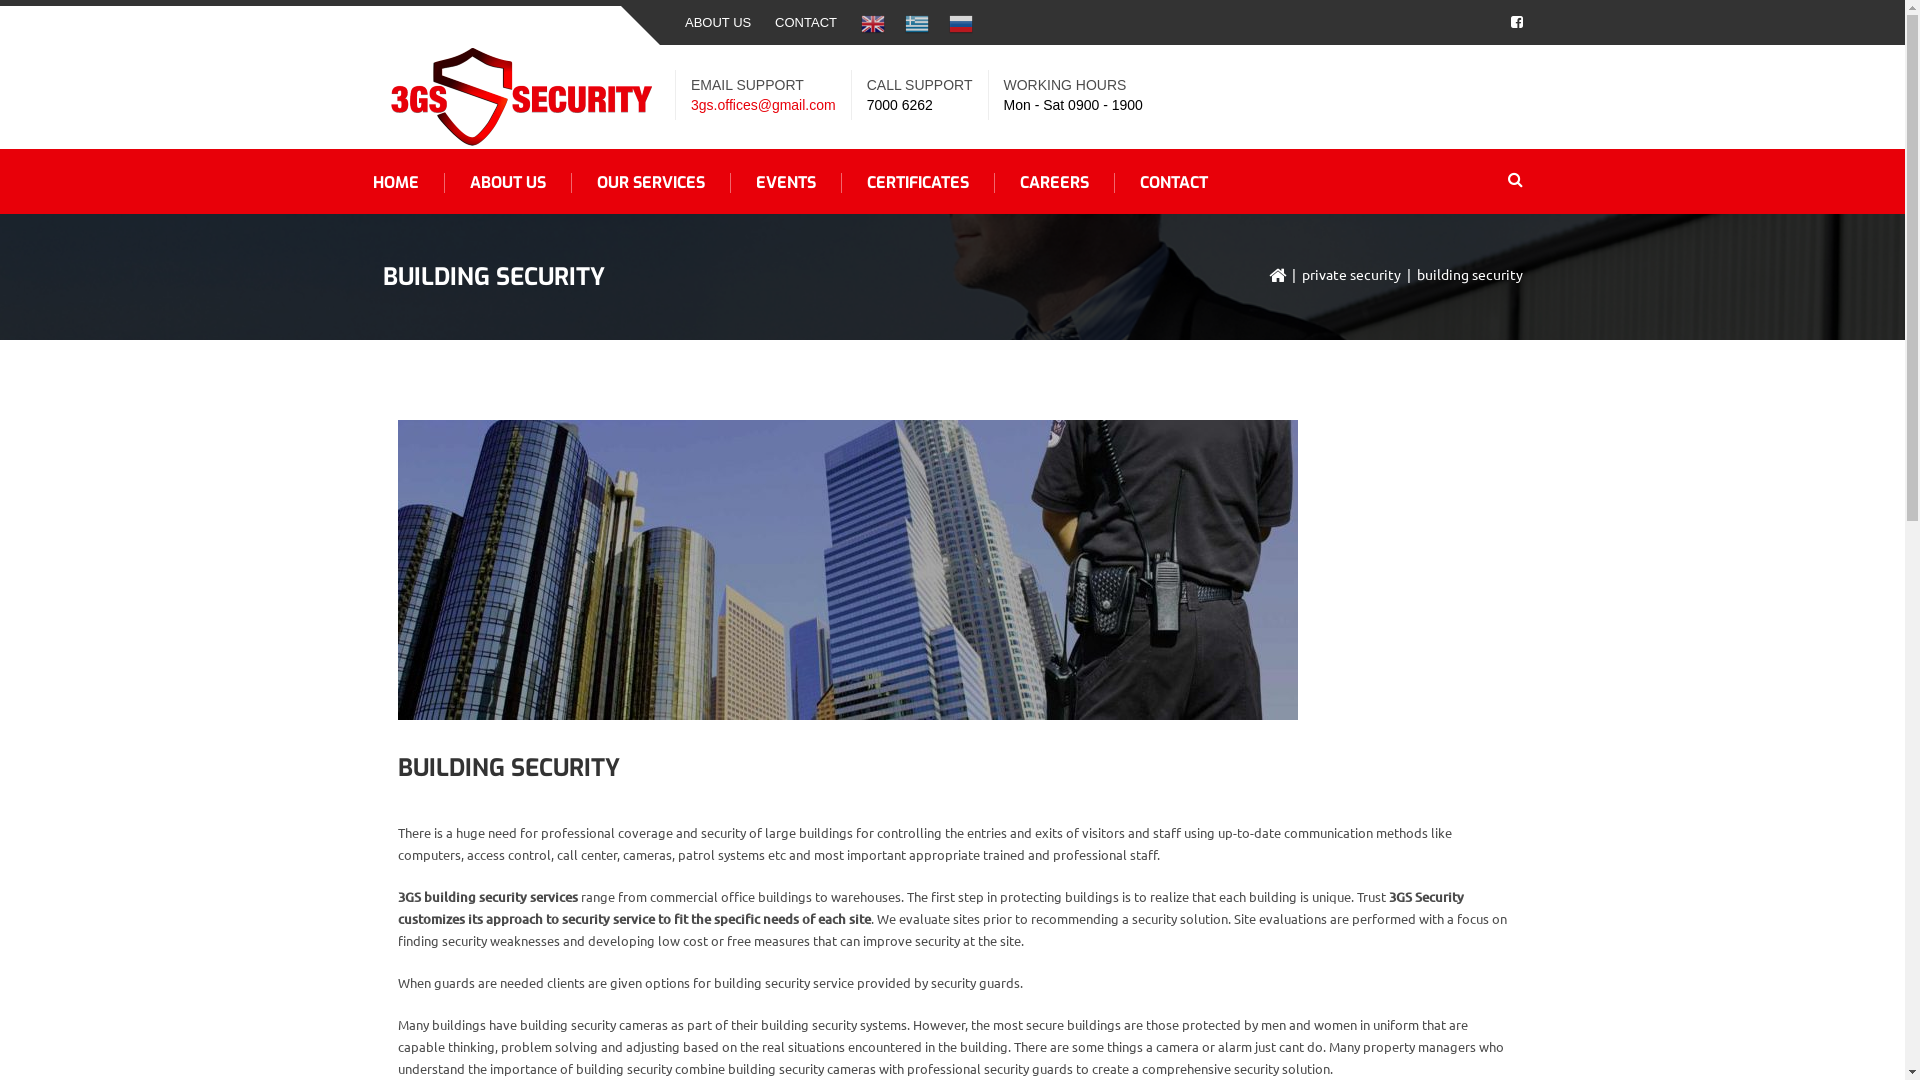 The width and height of the screenshot is (1920, 1080). What do you see at coordinates (347, 182) in the screenshot?
I see `'HOME'` at bounding box center [347, 182].